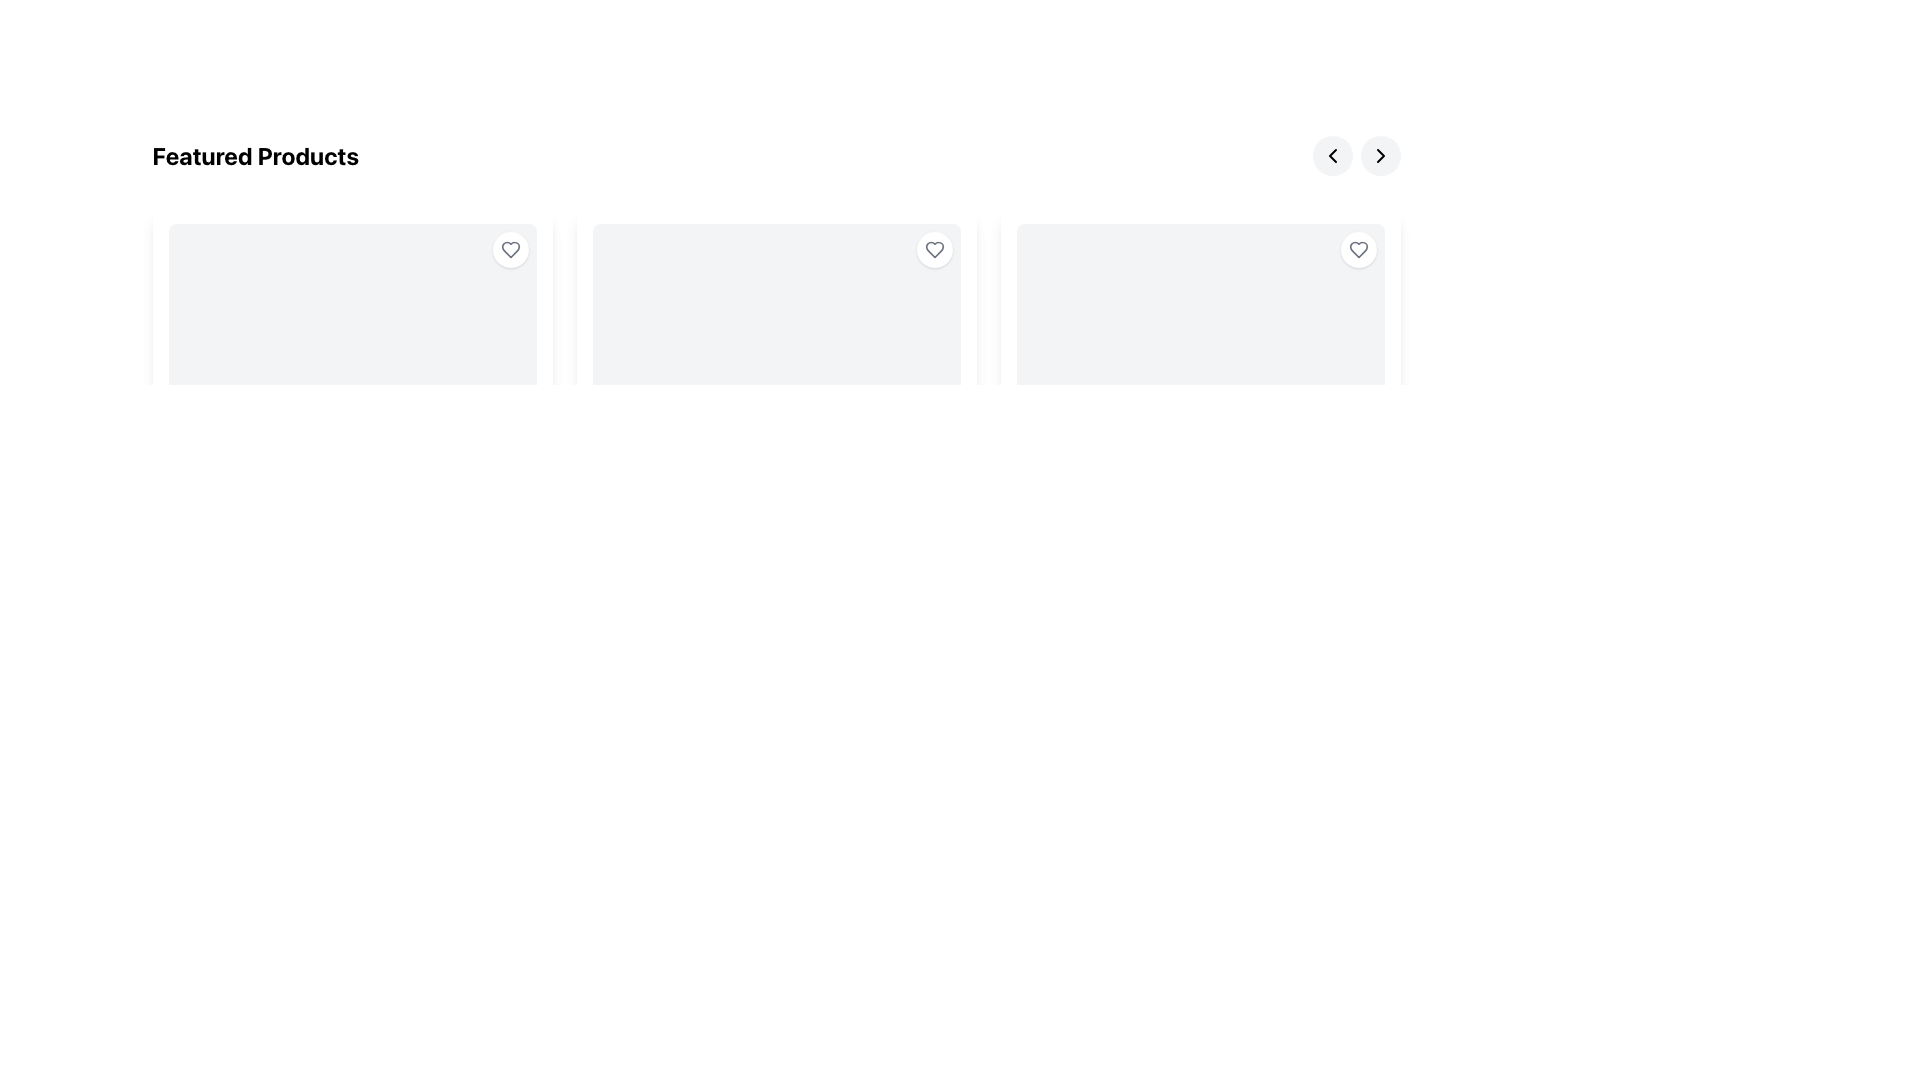 The height and width of the screenshot is (1080, 1920). Describe the element at coordinates (510, 249) in the screenshot. I see `the circular button with a heart icon located at the top-right of the grid layout` at that location.